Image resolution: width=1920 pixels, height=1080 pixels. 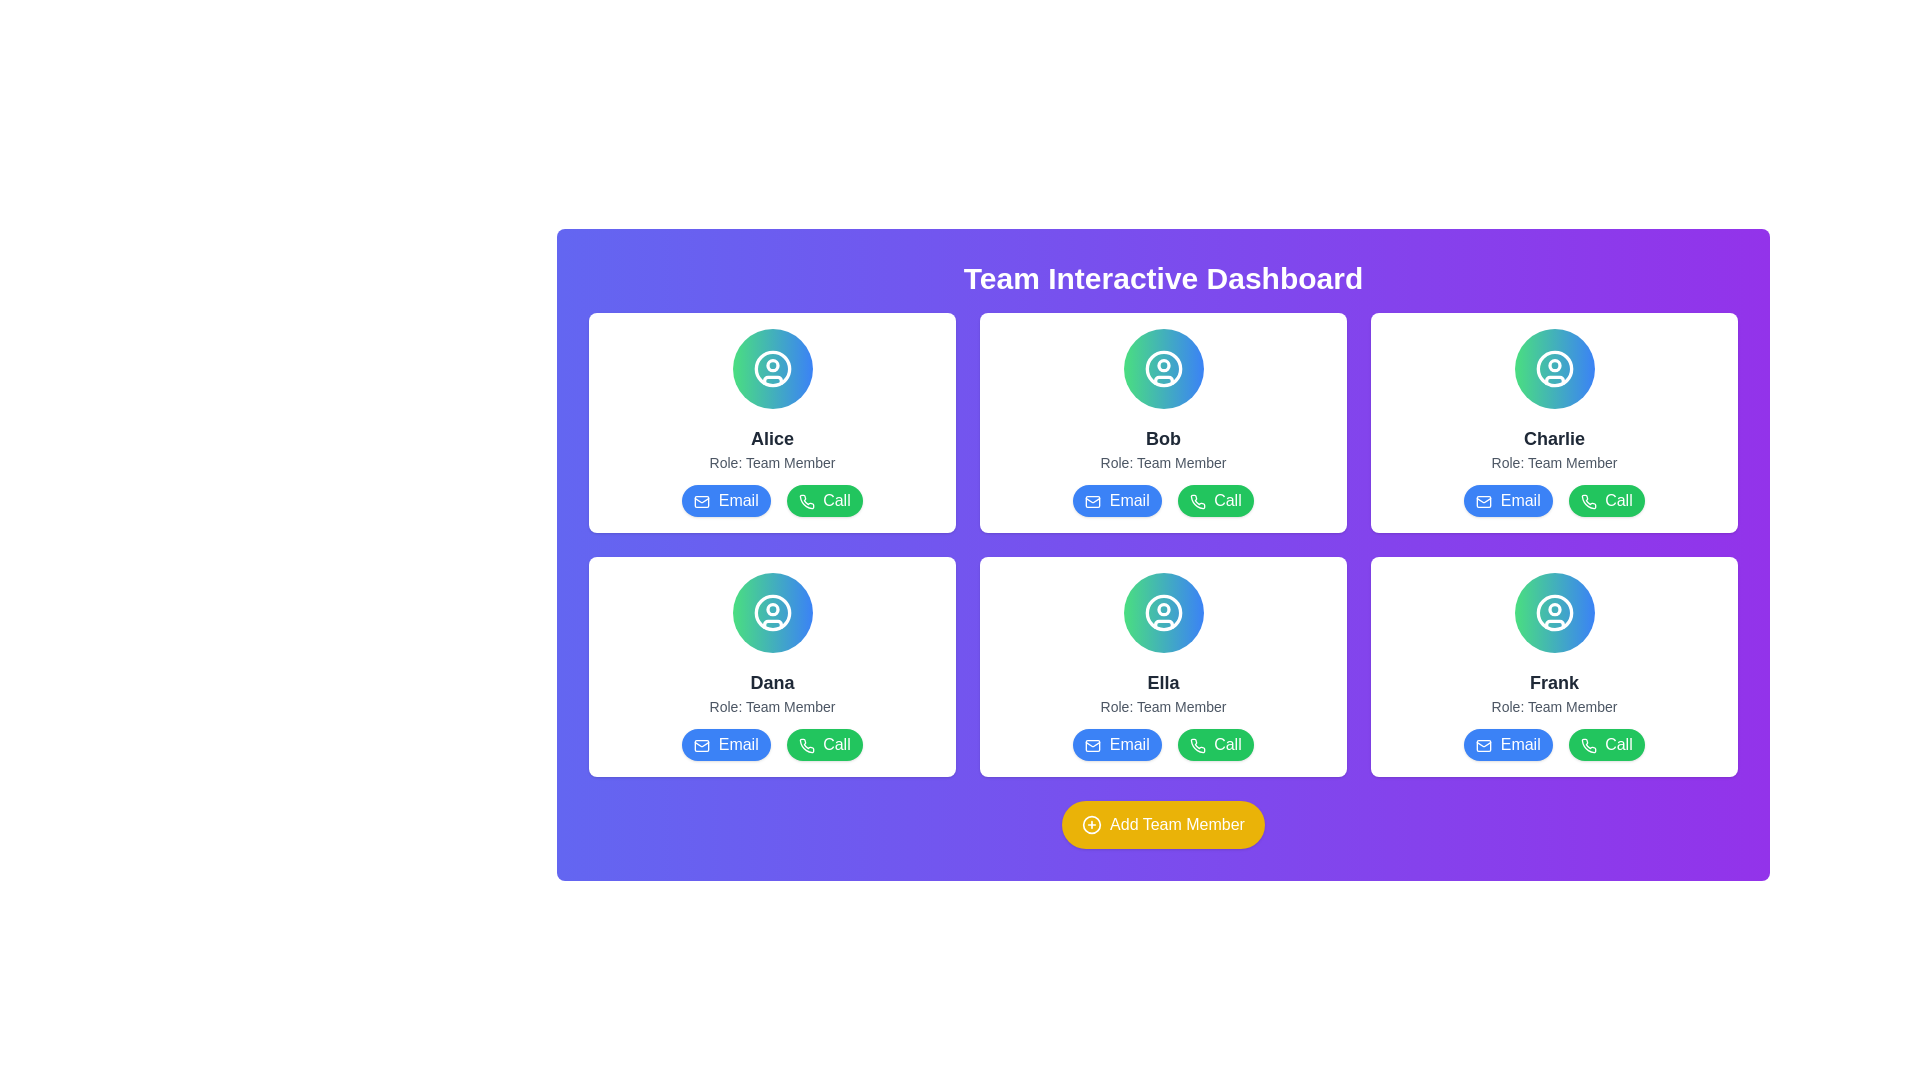 What do you see at coordinates (1587, 500) in the screenshot?
I see `the 'Call' button for the user Charlie located in the third column of the first row in the team dashboard interface` at bounding box center [1587, 500].